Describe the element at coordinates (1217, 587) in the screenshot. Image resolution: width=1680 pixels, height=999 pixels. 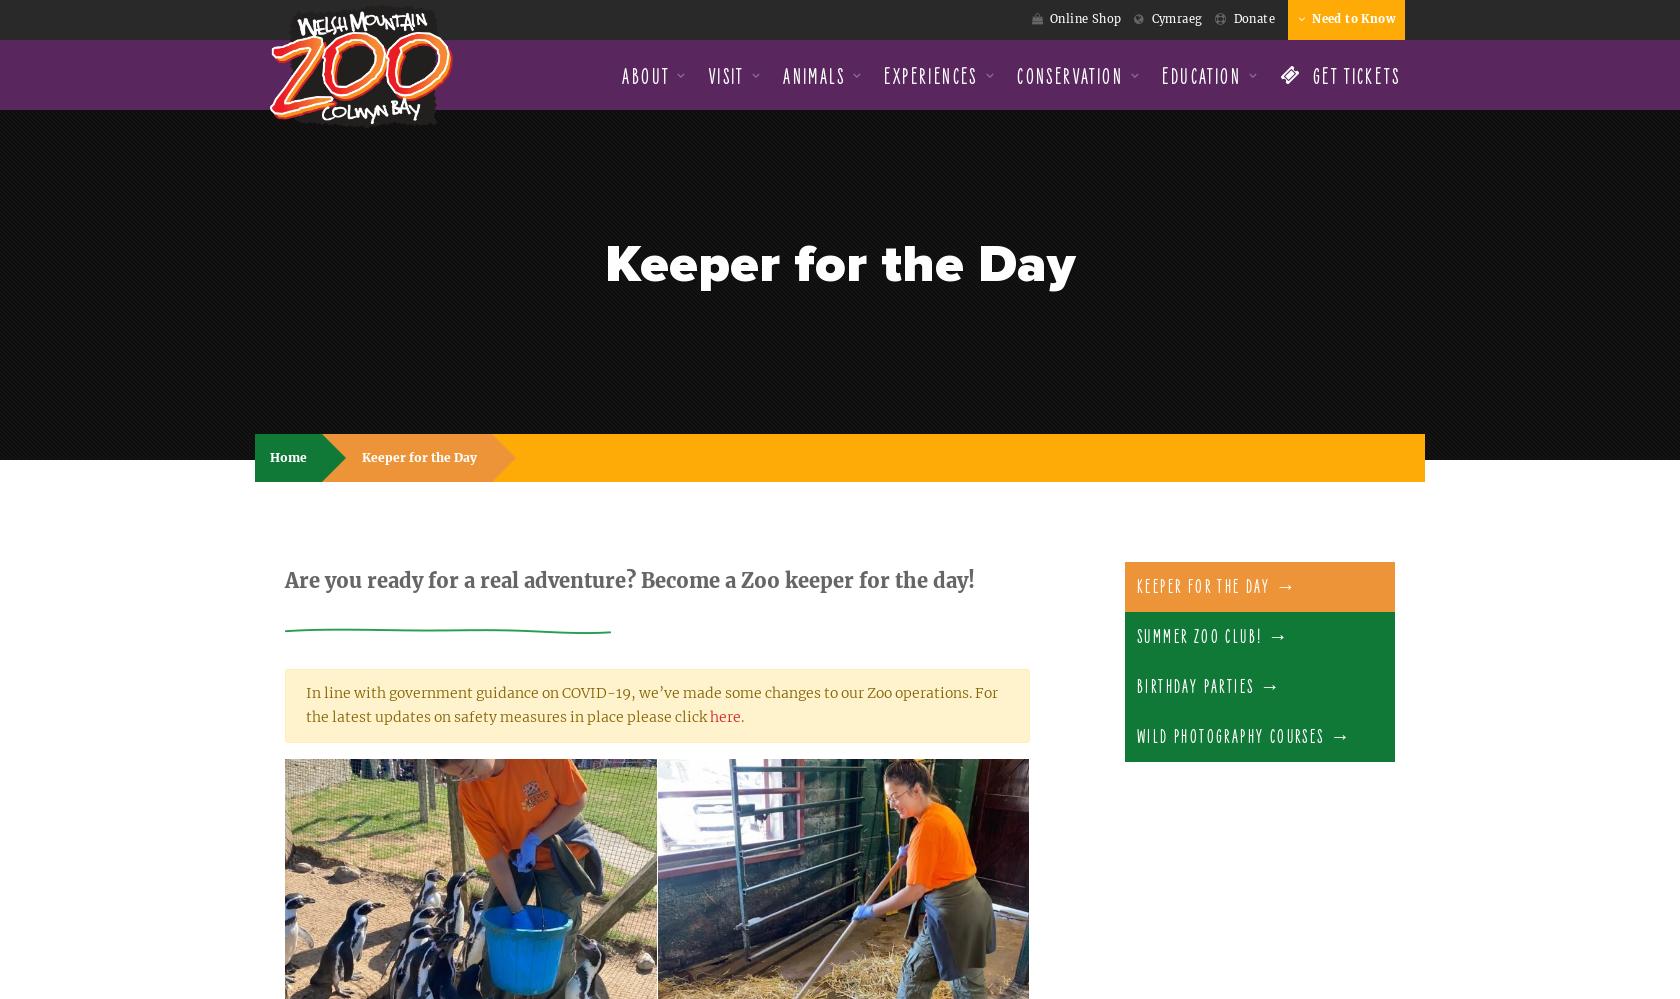
I see `'Keeper for the Day →'` at that location.